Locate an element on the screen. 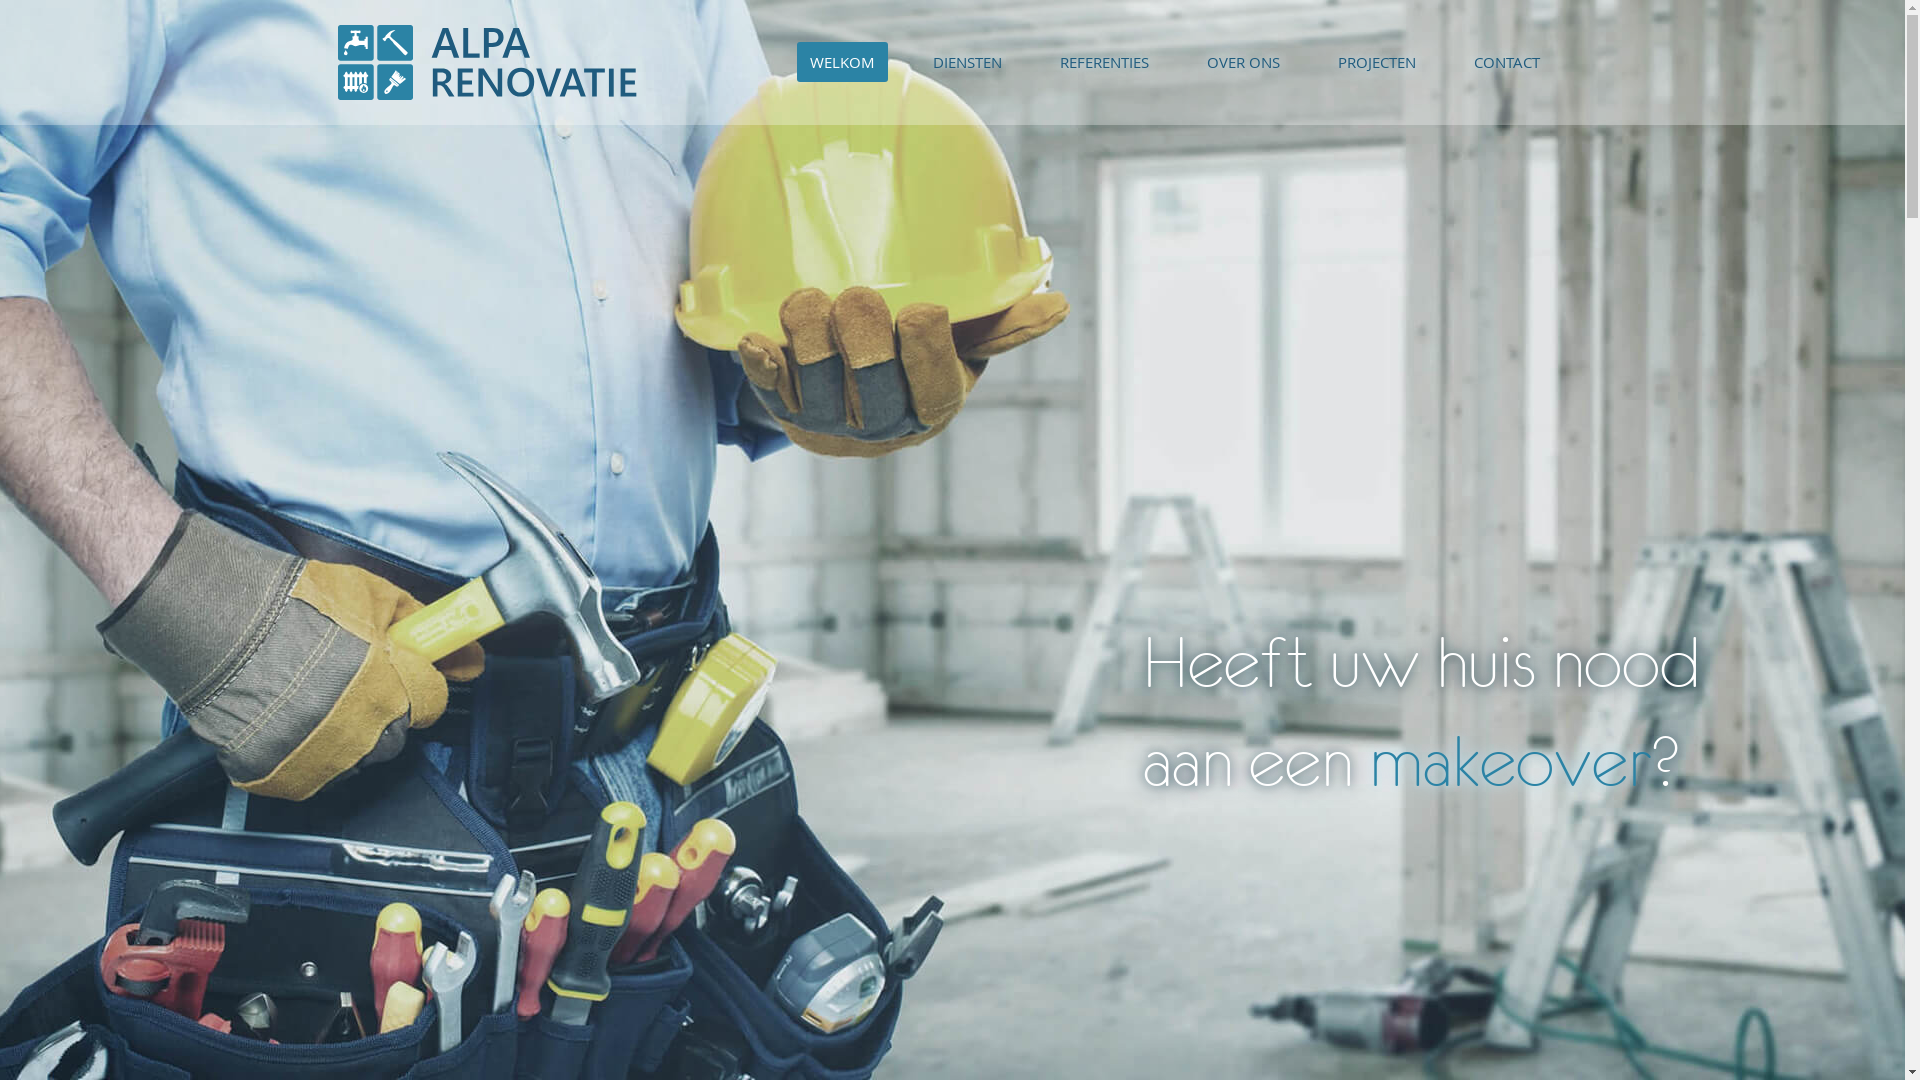 The image size is (1920, 1080). 'REFERENTIES' is located at coordinates (1103, 60).